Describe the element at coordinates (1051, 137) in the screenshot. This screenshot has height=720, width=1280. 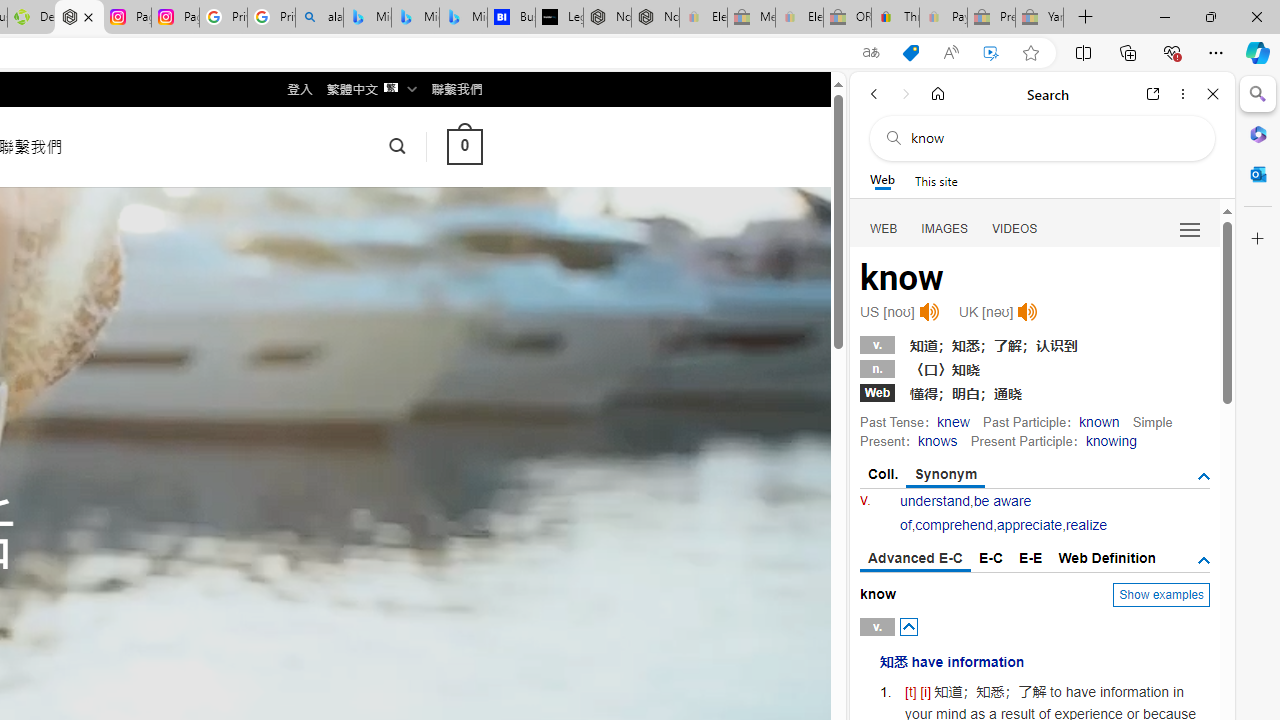
I see `'Search the web'` at that location.